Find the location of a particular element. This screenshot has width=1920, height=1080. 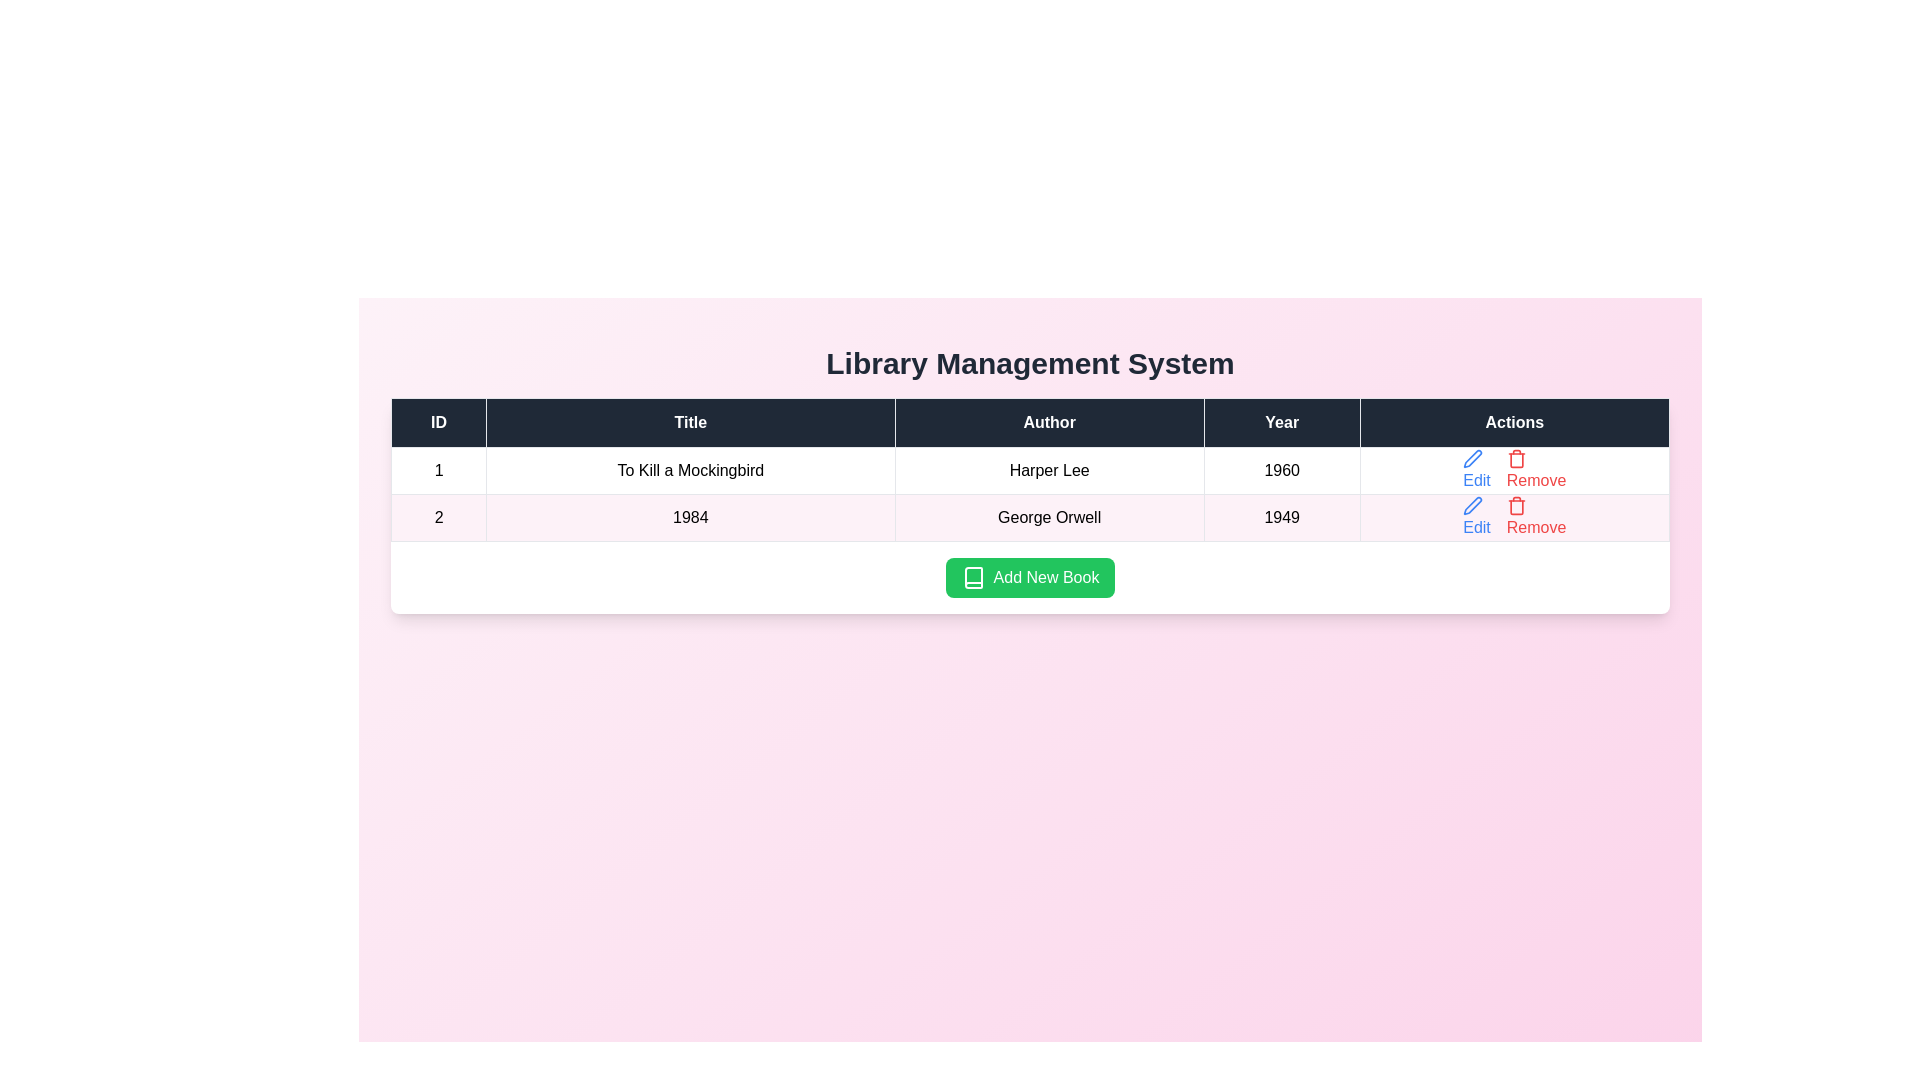

the icon inside the 'Add New Book' button, which symbolizes the action of adding a new book is located at coordinates (973, 578).